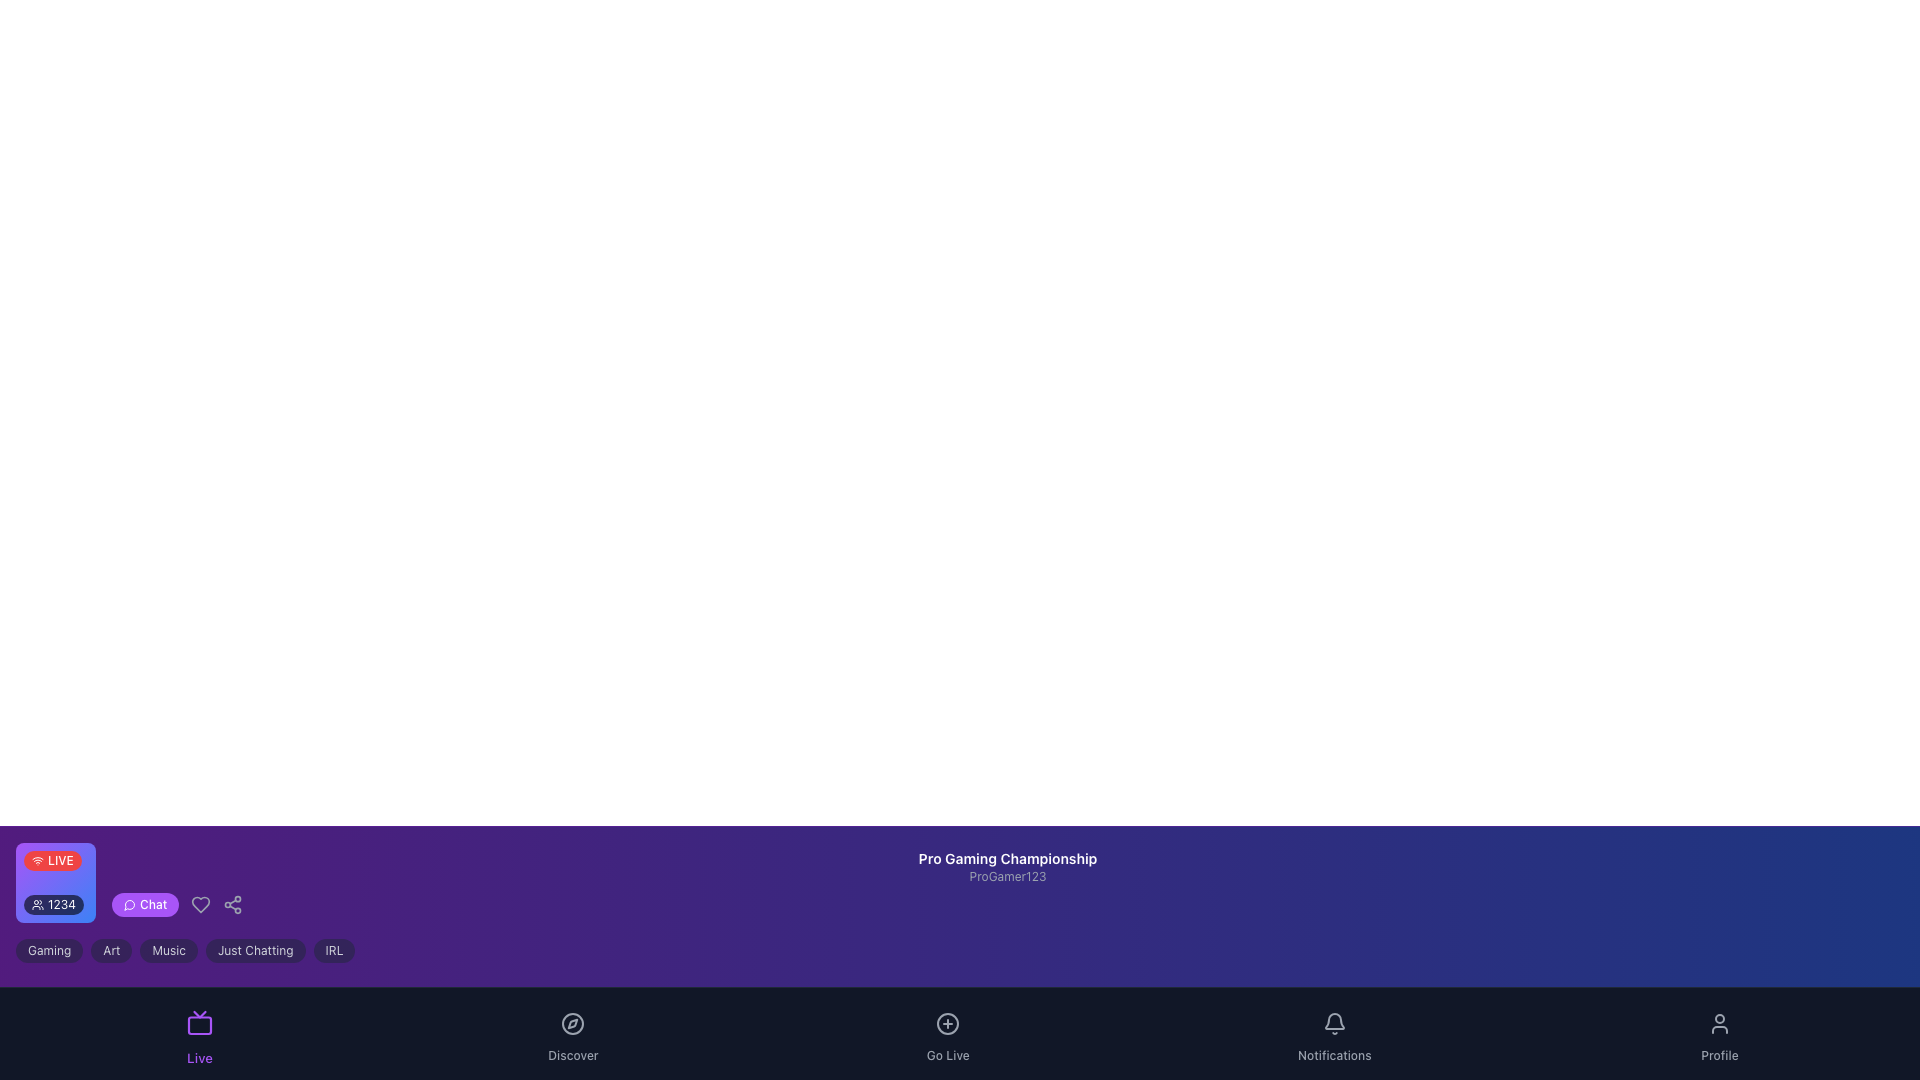 The width and height of the screenshot is (1920, 1080). I want to click on the rounded rectangular button labeled 'IRL' with a dark gray background, so click(334, 950).